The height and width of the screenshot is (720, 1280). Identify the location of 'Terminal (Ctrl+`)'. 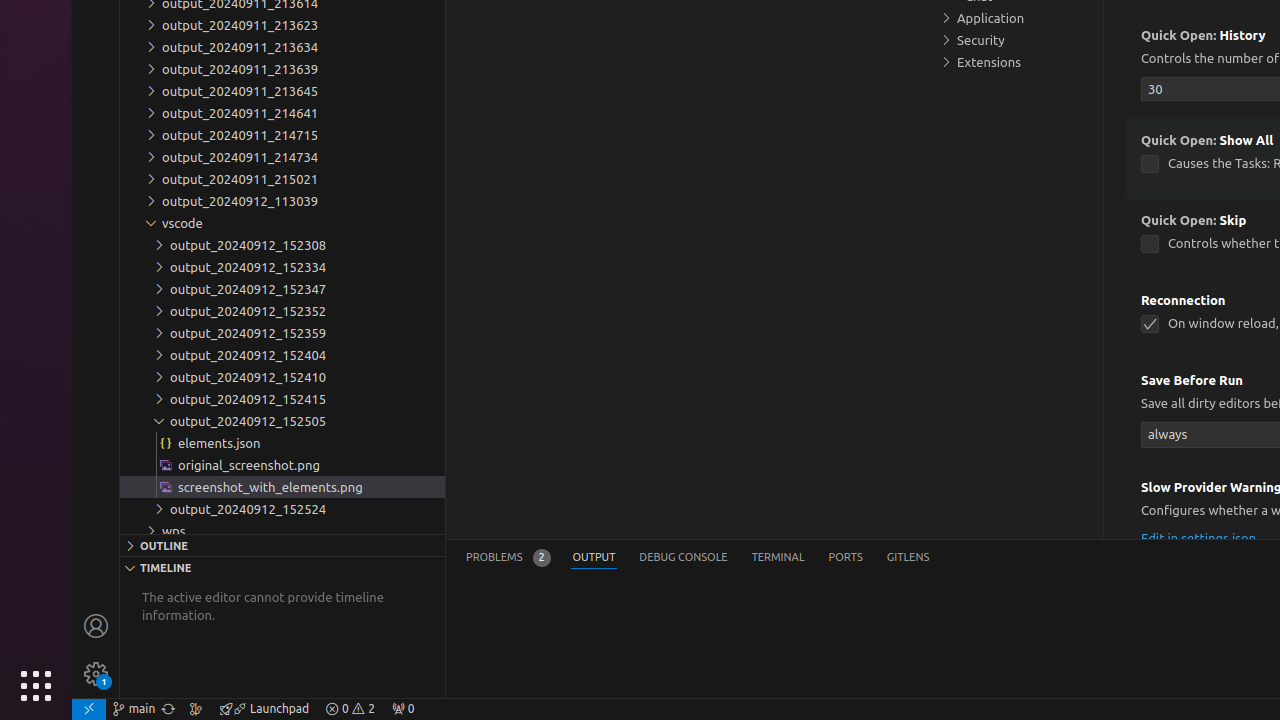
(776, 557).